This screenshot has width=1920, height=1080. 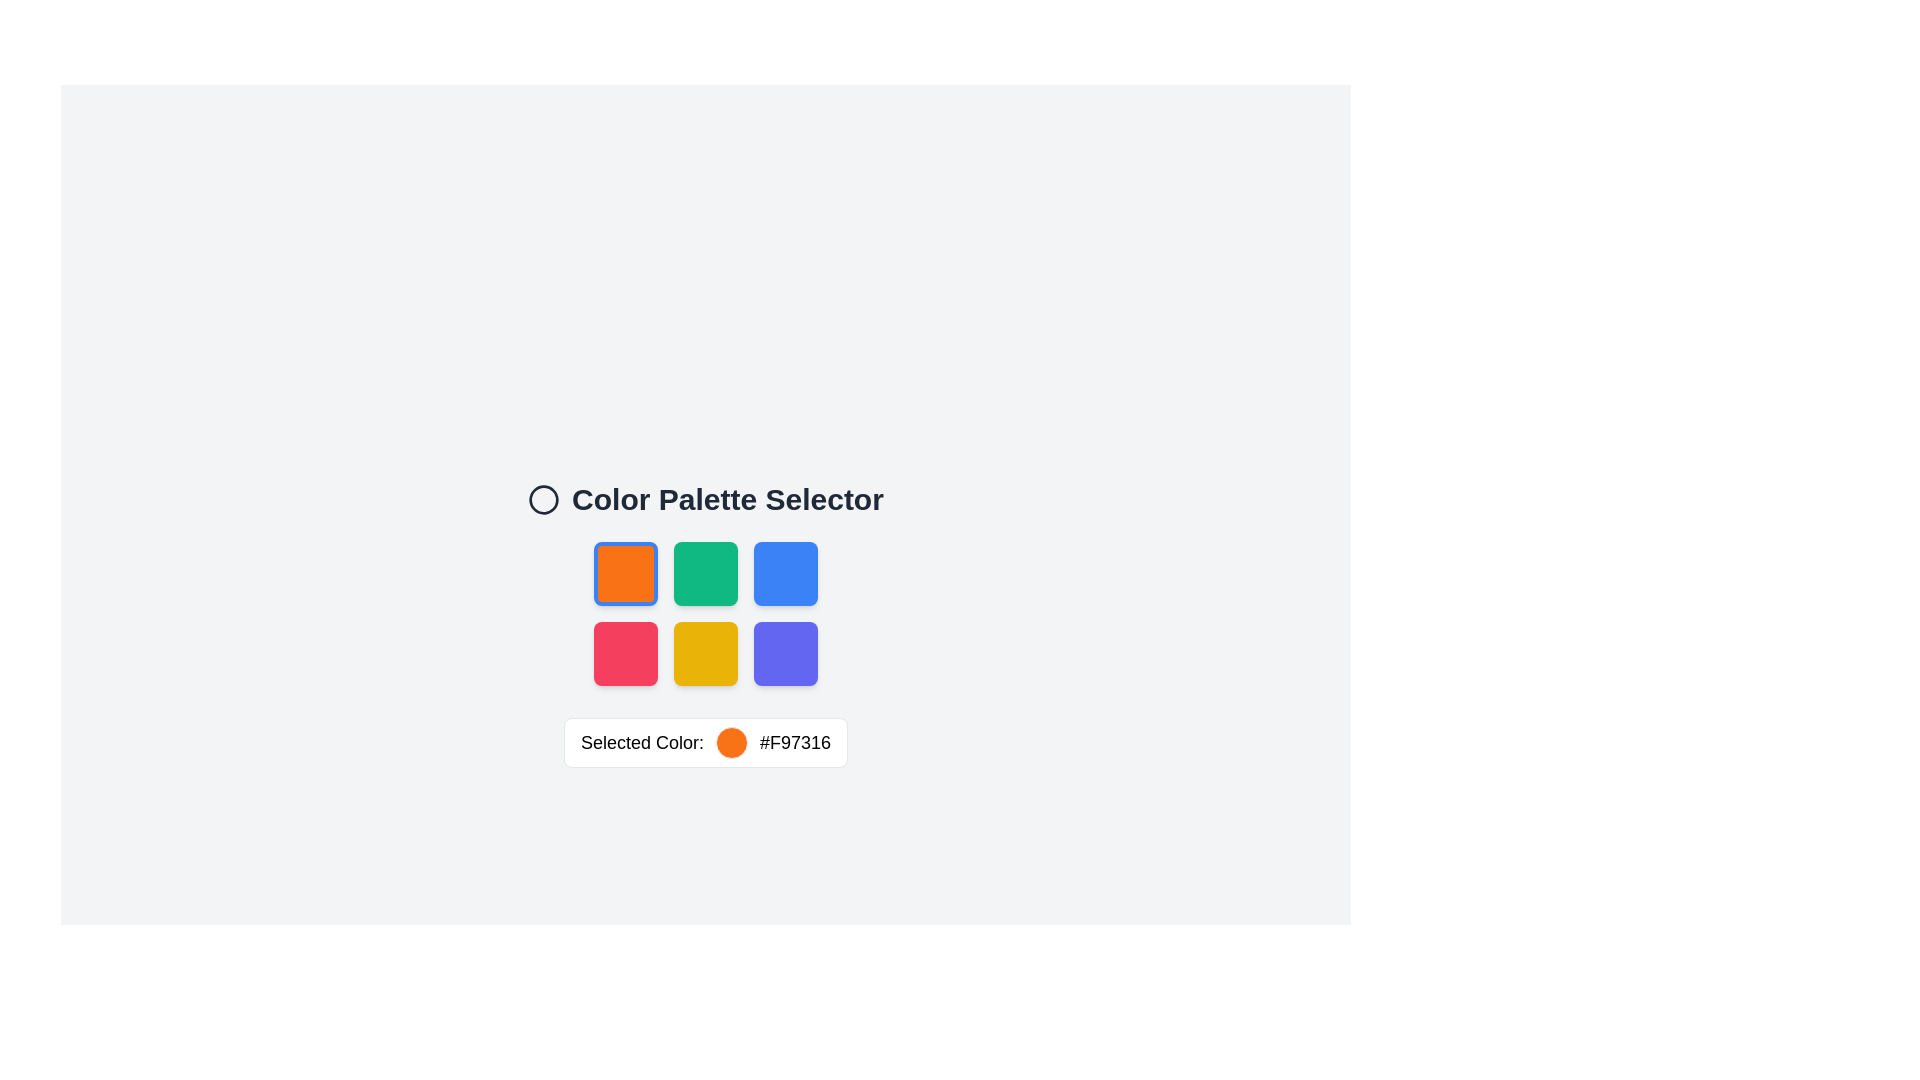 I want to click on the color square located in the second row of the color palette grid, which is the first item in that row, to set this color as the current selection, so click(x=624, y=654).